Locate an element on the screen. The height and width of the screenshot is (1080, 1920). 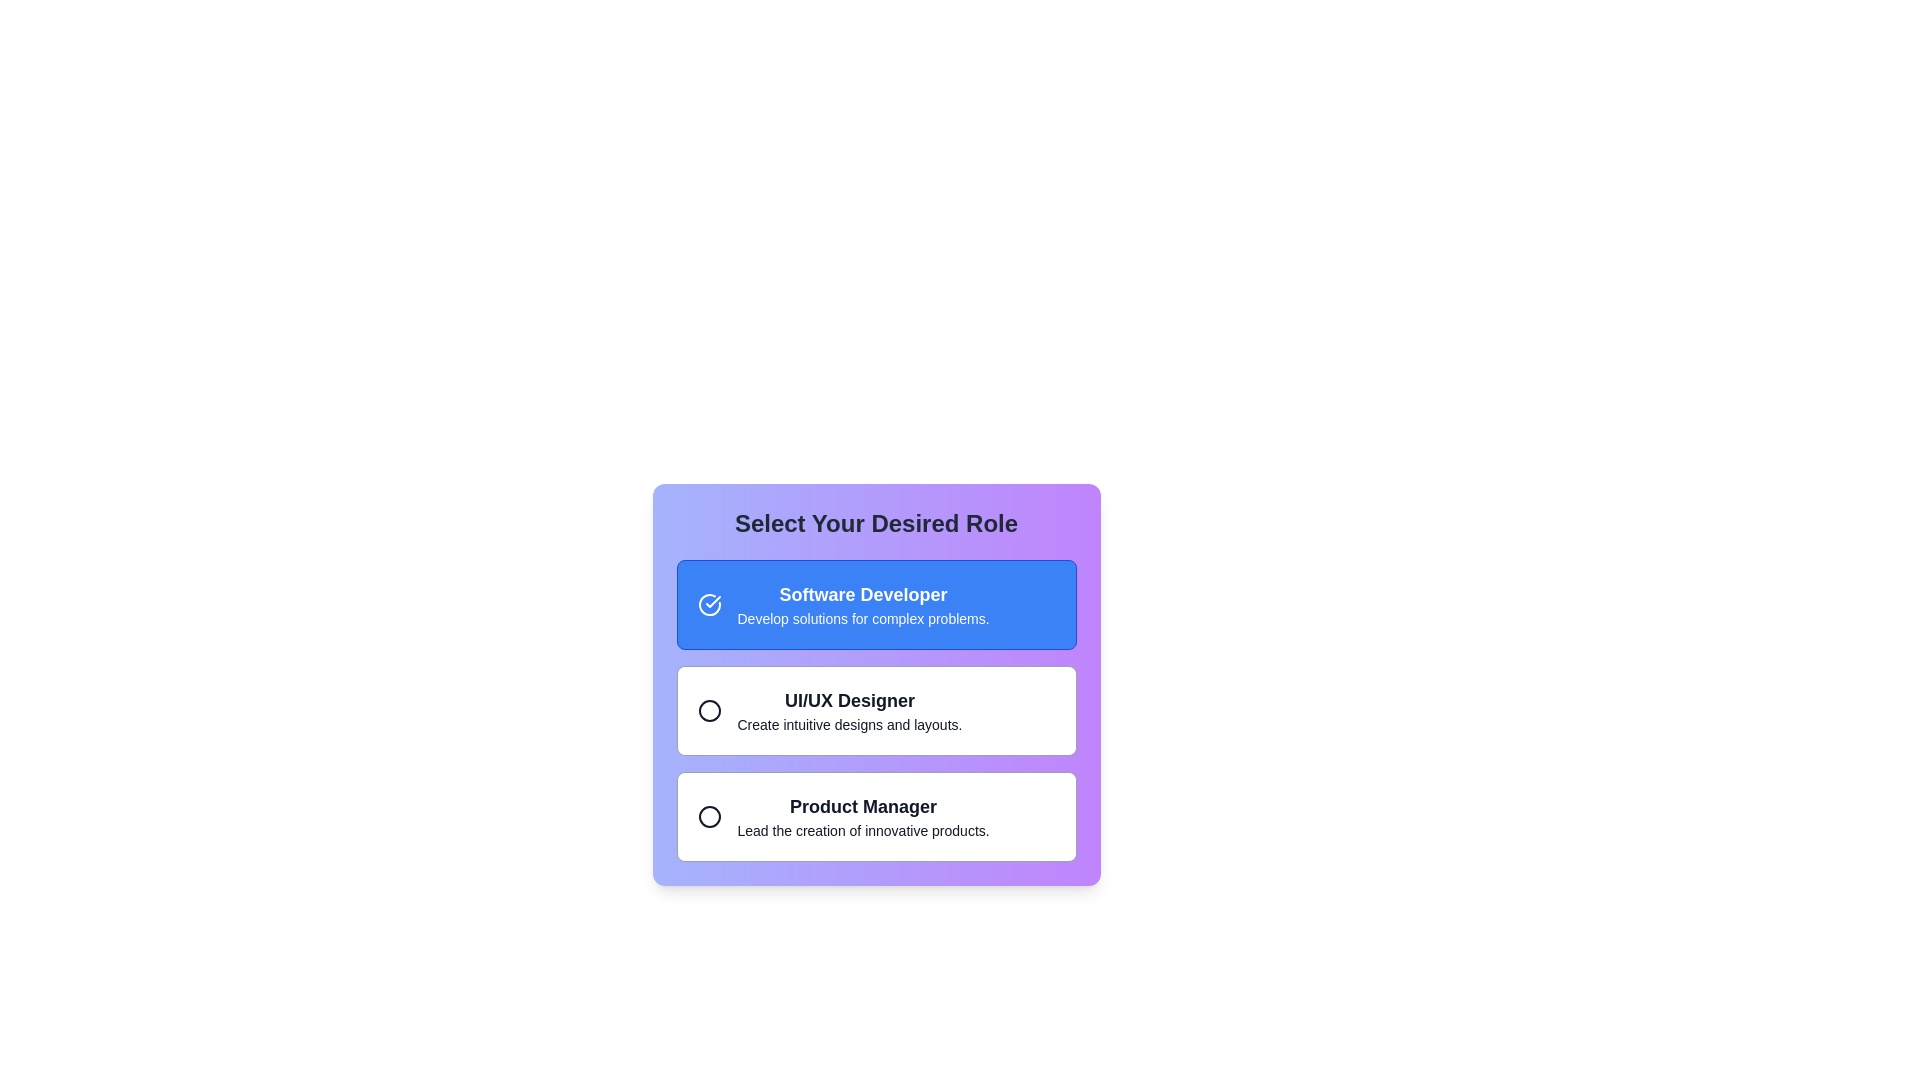
the 'Software Developer' label is located at coordinates (863, 593).